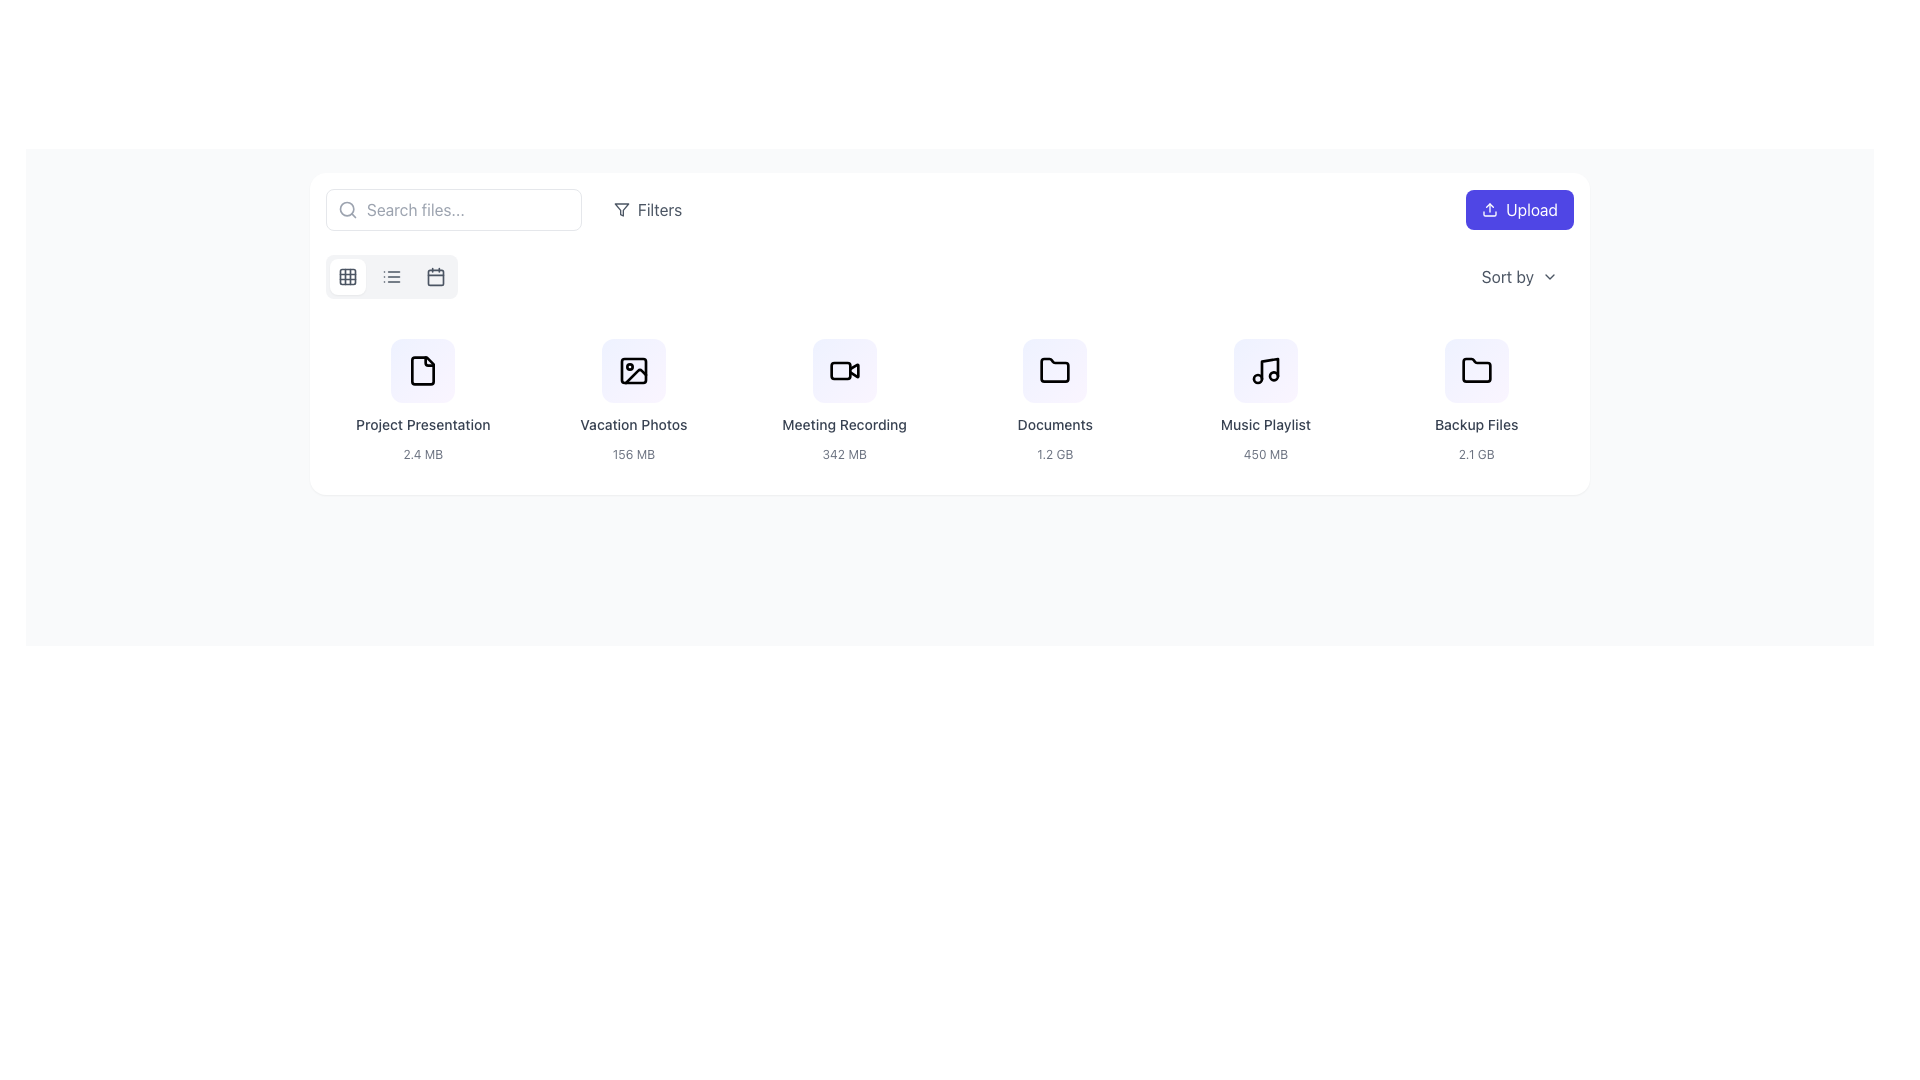 The image size is (1920, 1080). I want to click on decorative rectangle shape that serves as the foundational background for the icon, located centrally within the SVG graphic, so click(632, 370).